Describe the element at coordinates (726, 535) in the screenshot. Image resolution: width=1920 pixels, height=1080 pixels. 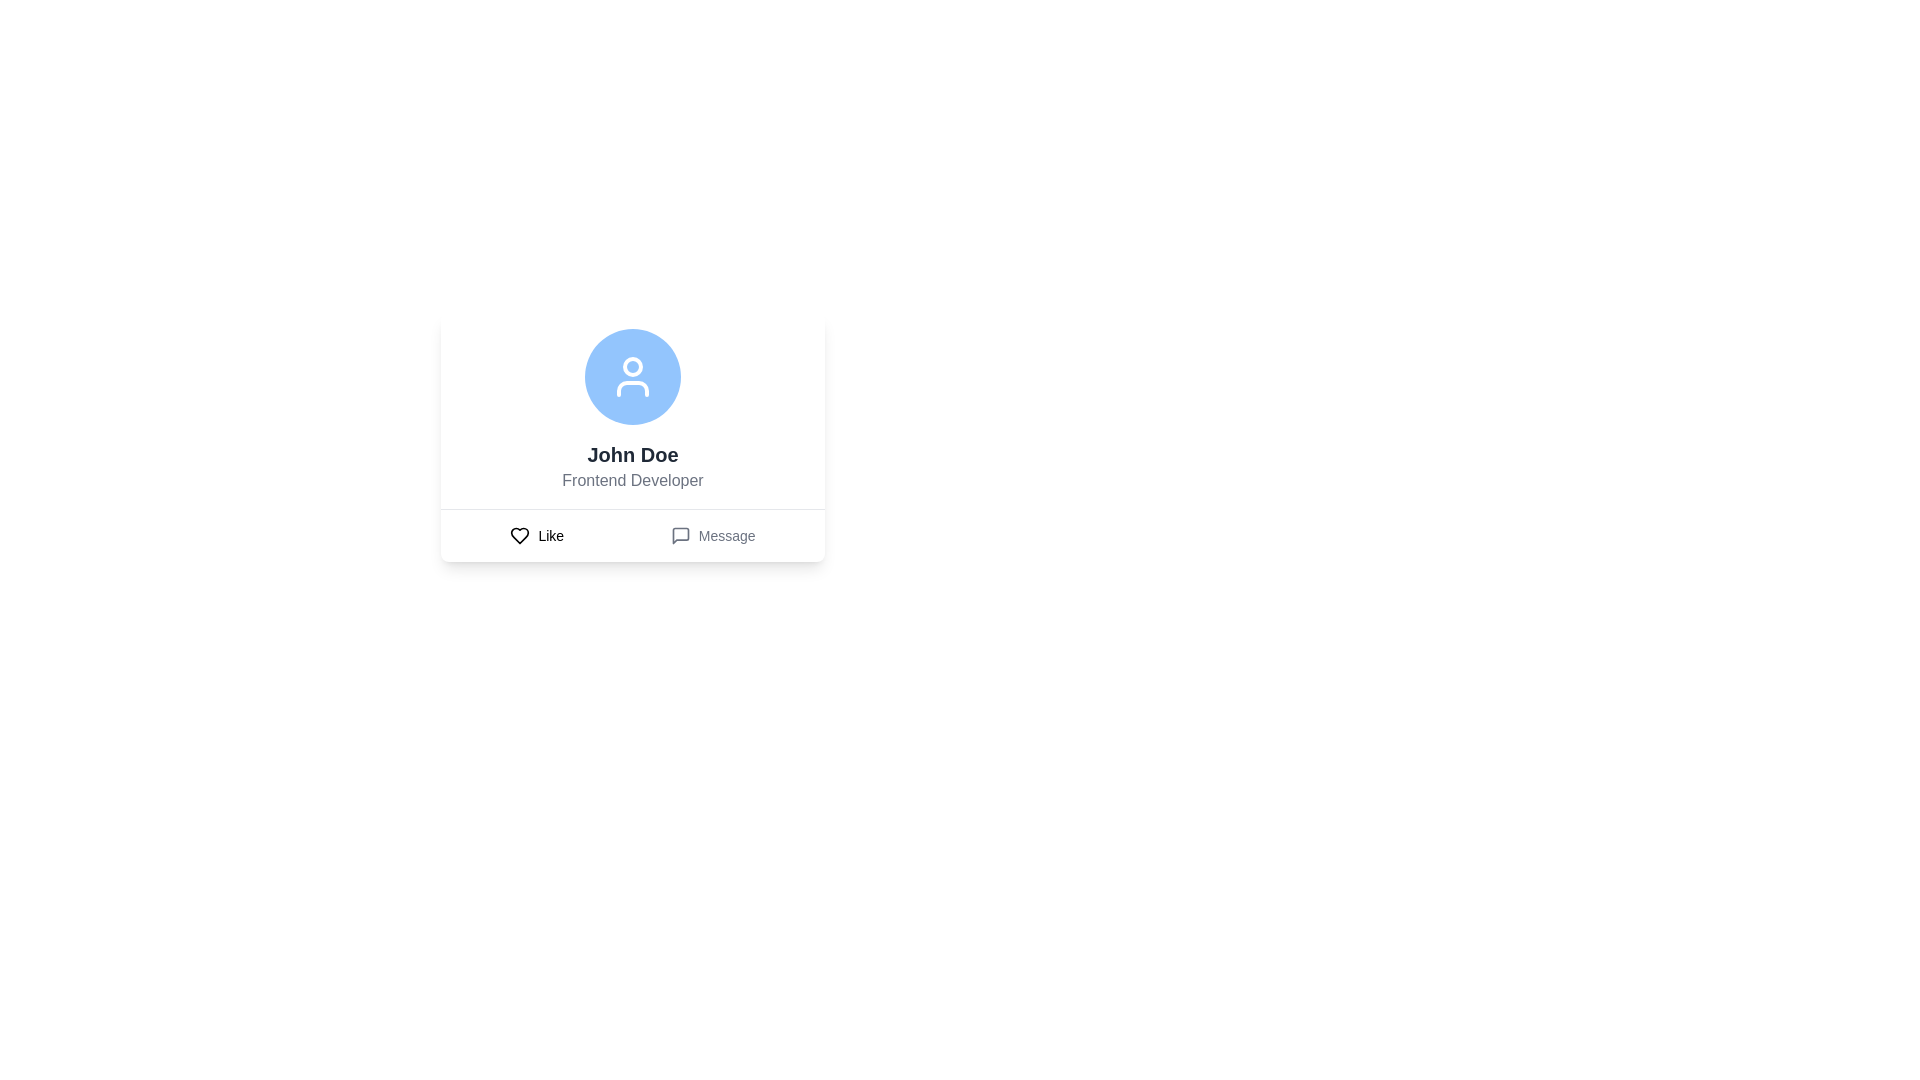
I see `the 'Message' text label, which is rendered in a small, gray font and positioned to the right of a speech bubble icon` at that location.